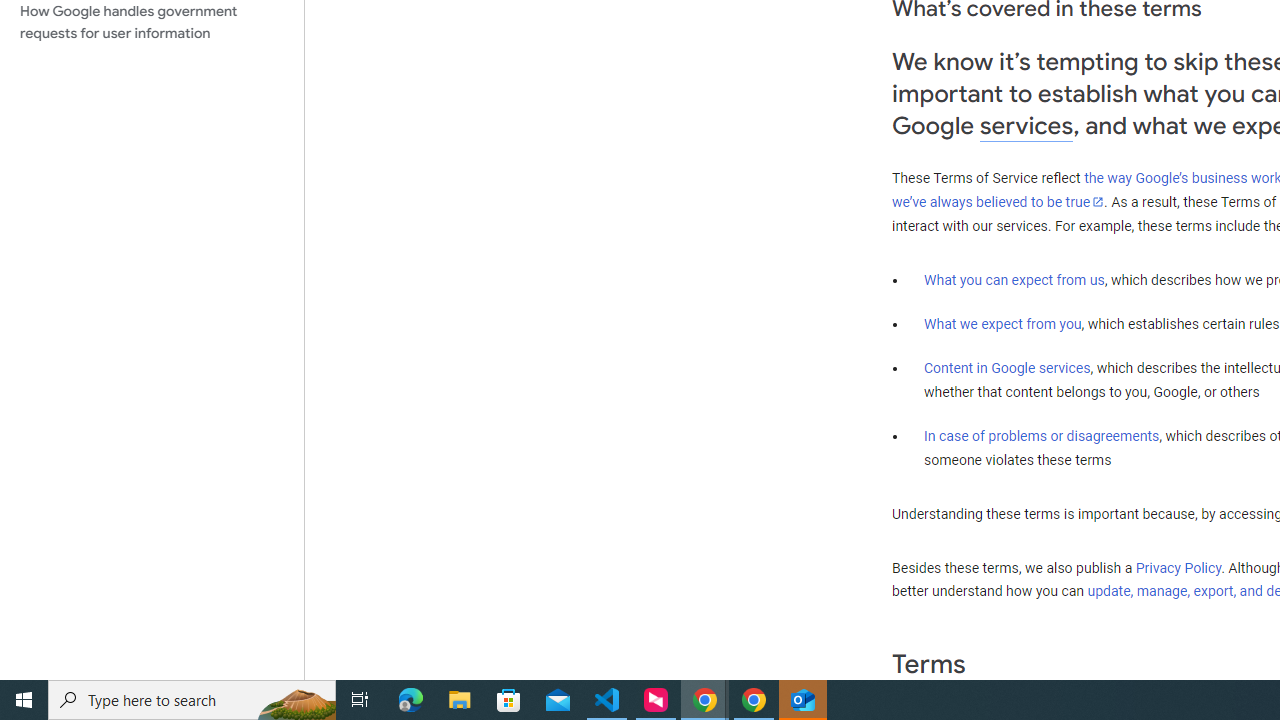 The height and width of the screenshot is (720, 1280). I want to click on 'What you can expect from us', so click(1014, 279).